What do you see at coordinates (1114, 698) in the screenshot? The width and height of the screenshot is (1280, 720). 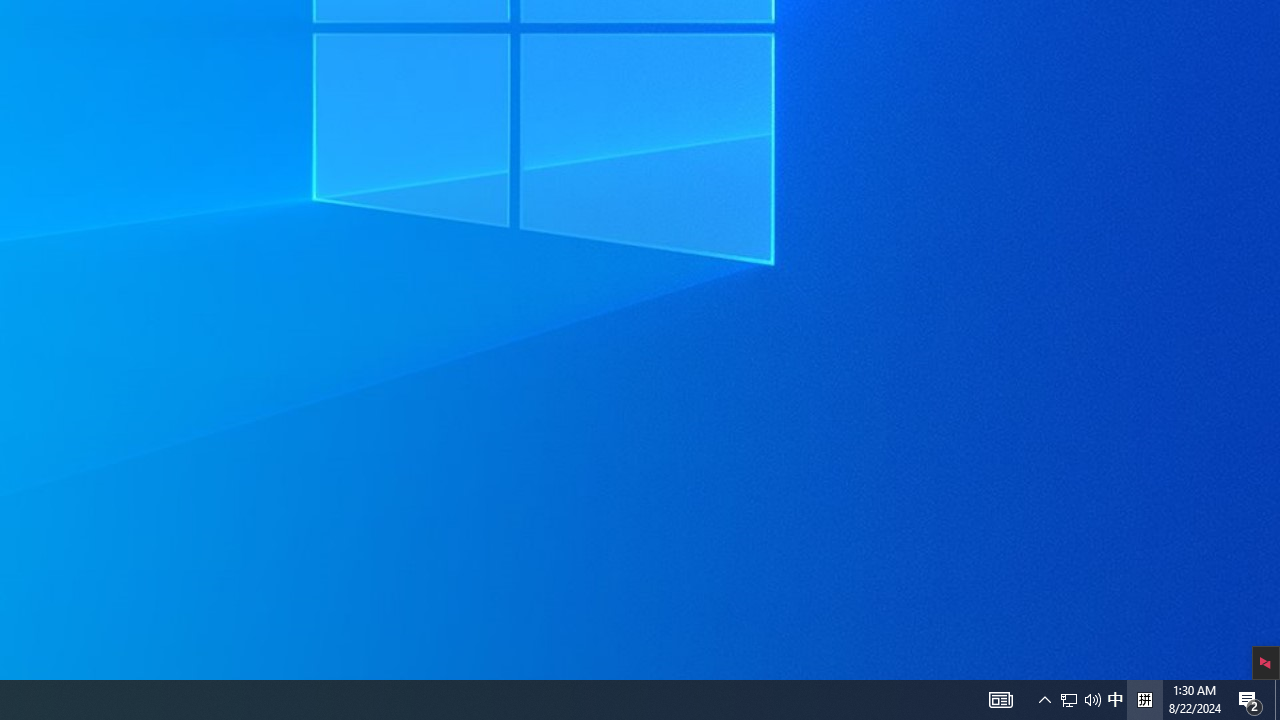 I see `'User Promoted Notification Area'` at bounding box center [1114, 698].